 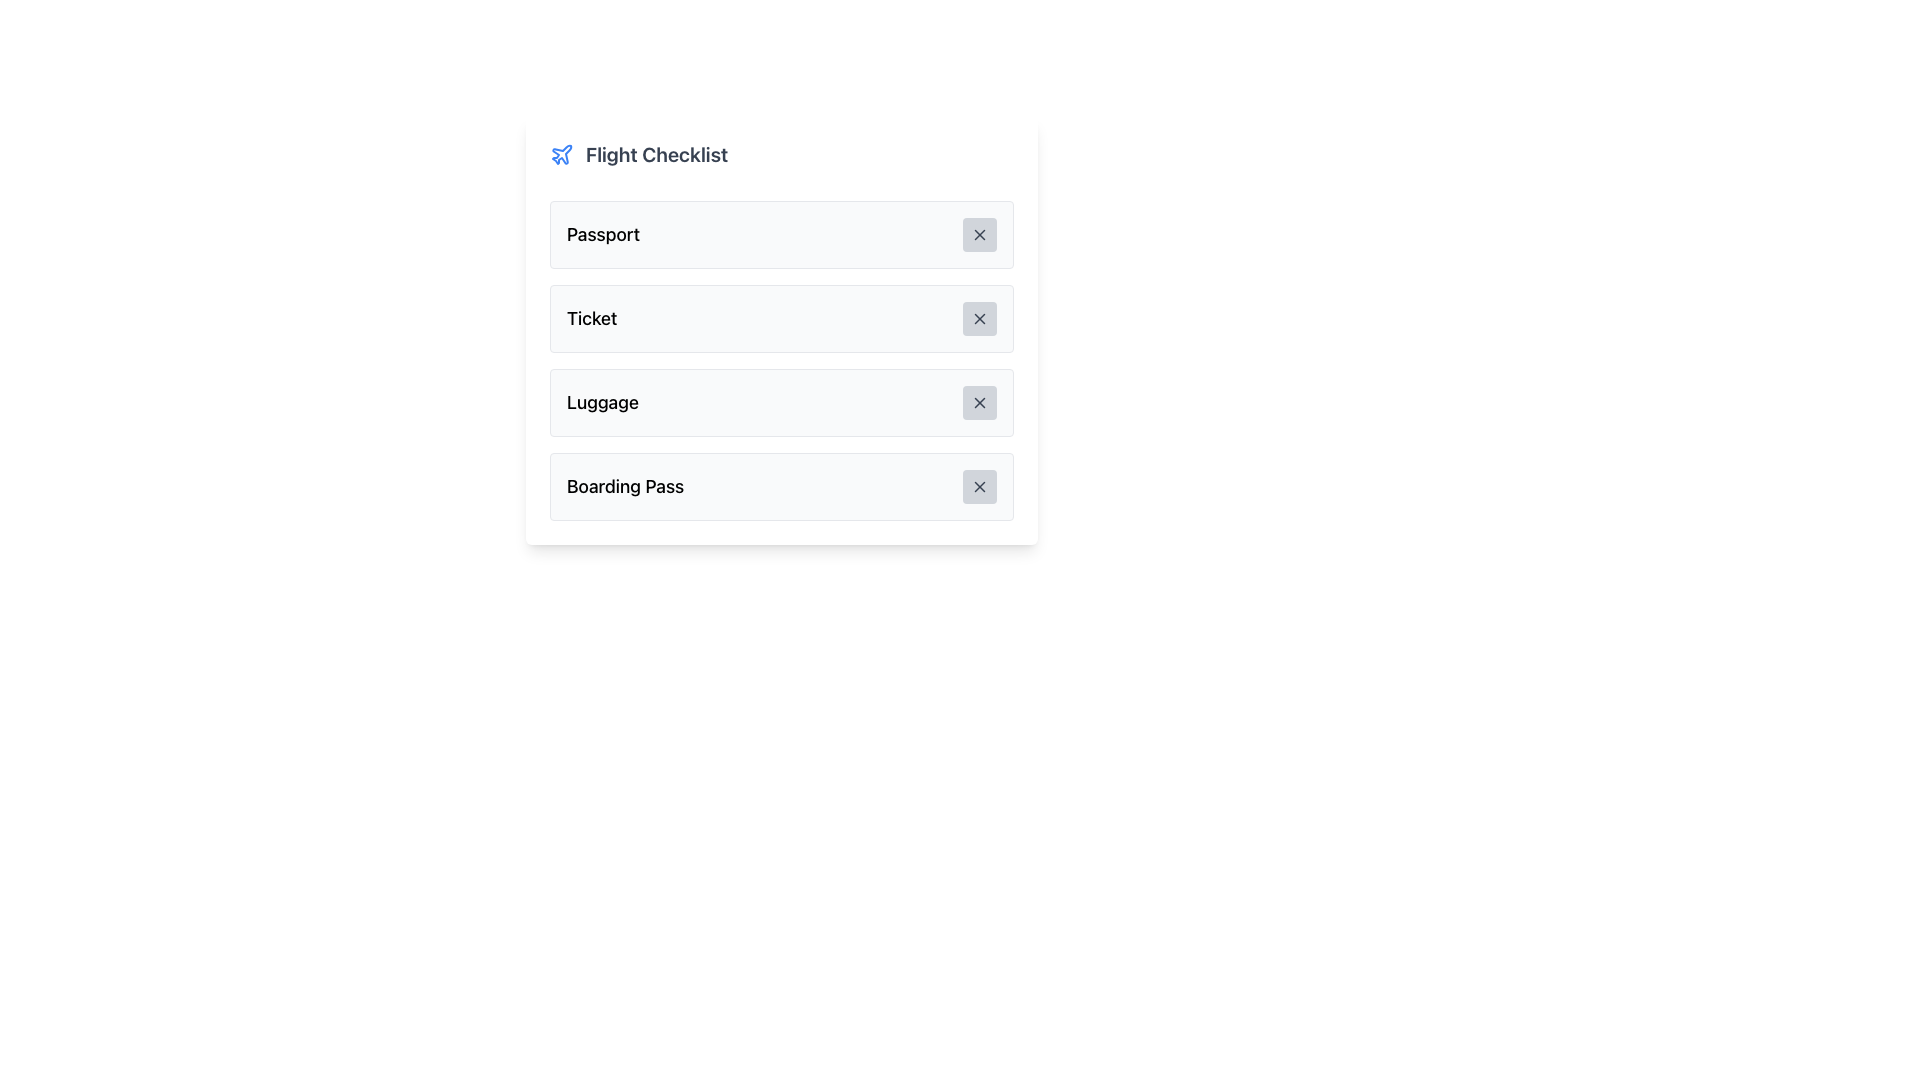 I want to click on the 'X' icon in the close button located on the right side of the 'Luggage' row in the Flight Checklist, so click(x=979, y=402).